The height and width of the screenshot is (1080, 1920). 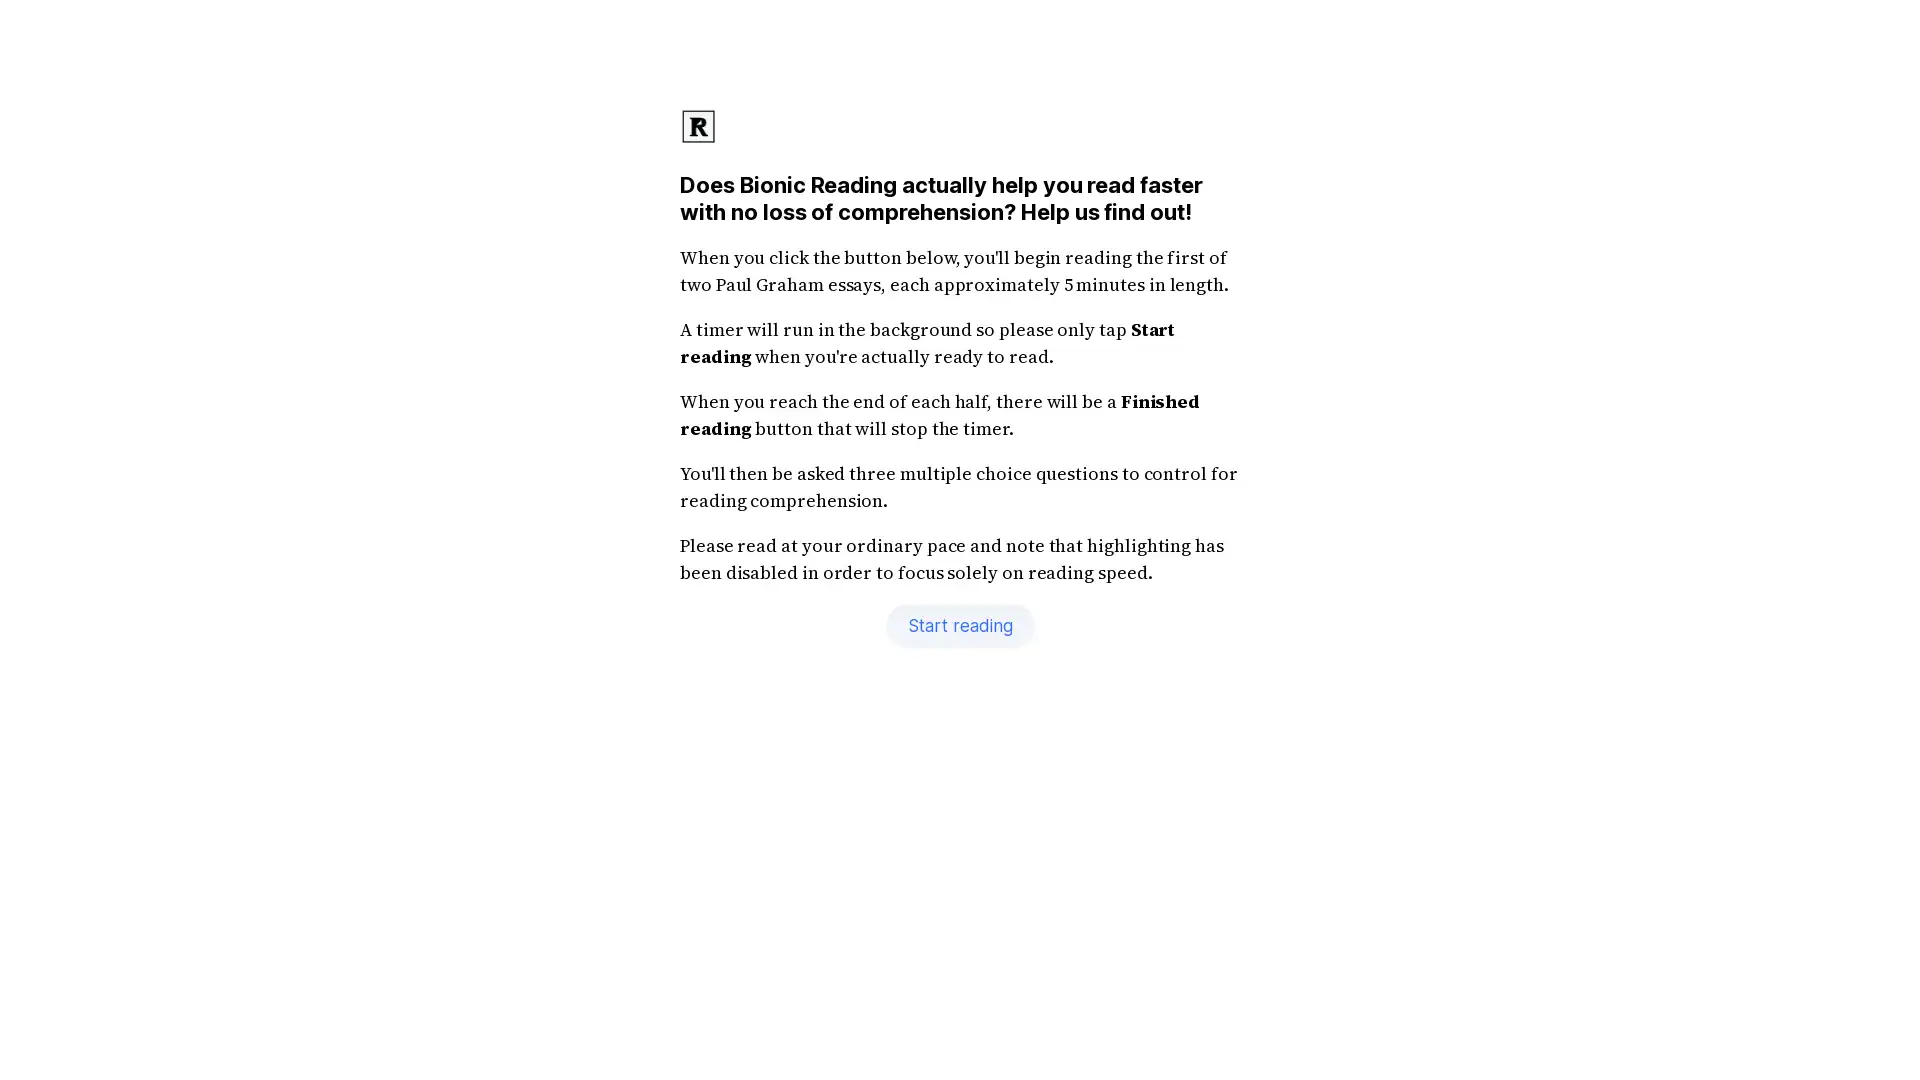 What do you see at coordinates (958, 624) in the screenshot?
I see `Start reading` at bounding box center [958, 624].